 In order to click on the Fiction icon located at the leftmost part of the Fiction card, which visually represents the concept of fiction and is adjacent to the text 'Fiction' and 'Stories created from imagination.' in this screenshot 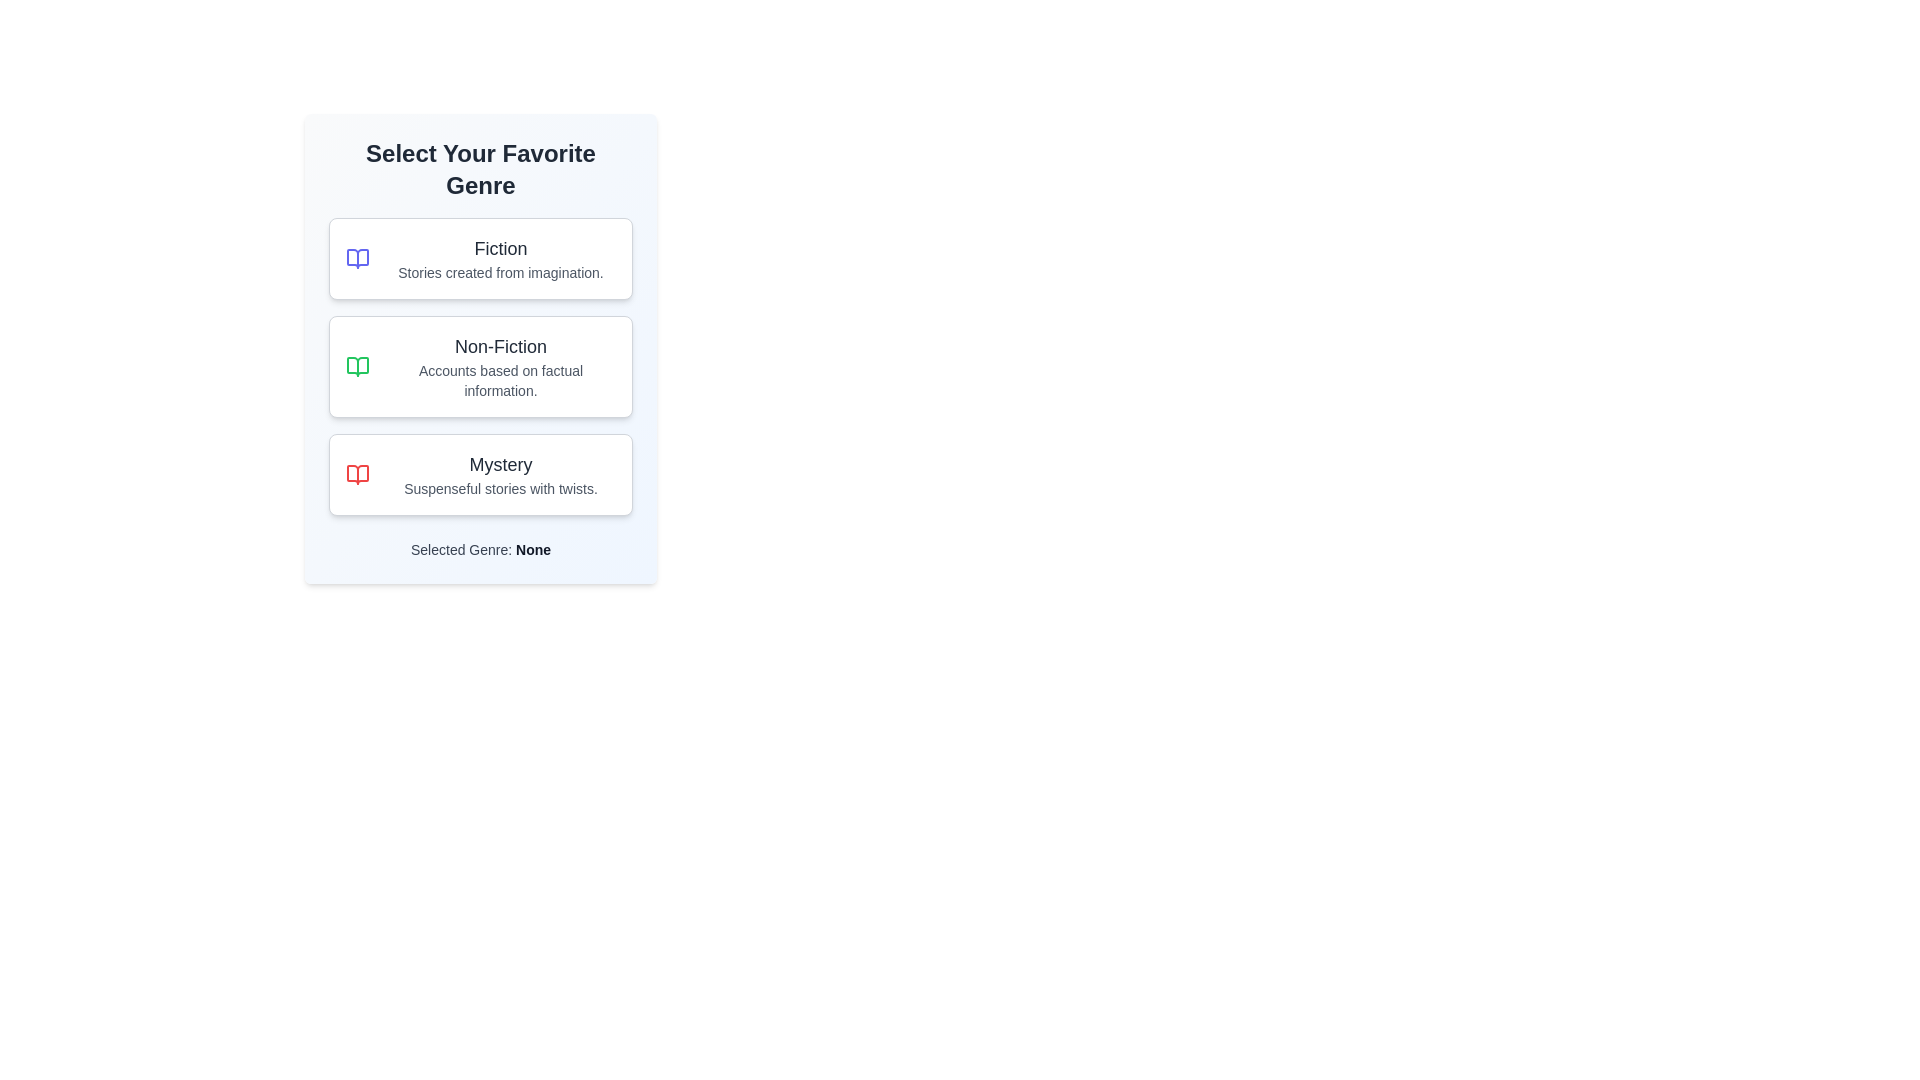, I will do `click(358, 257)`.